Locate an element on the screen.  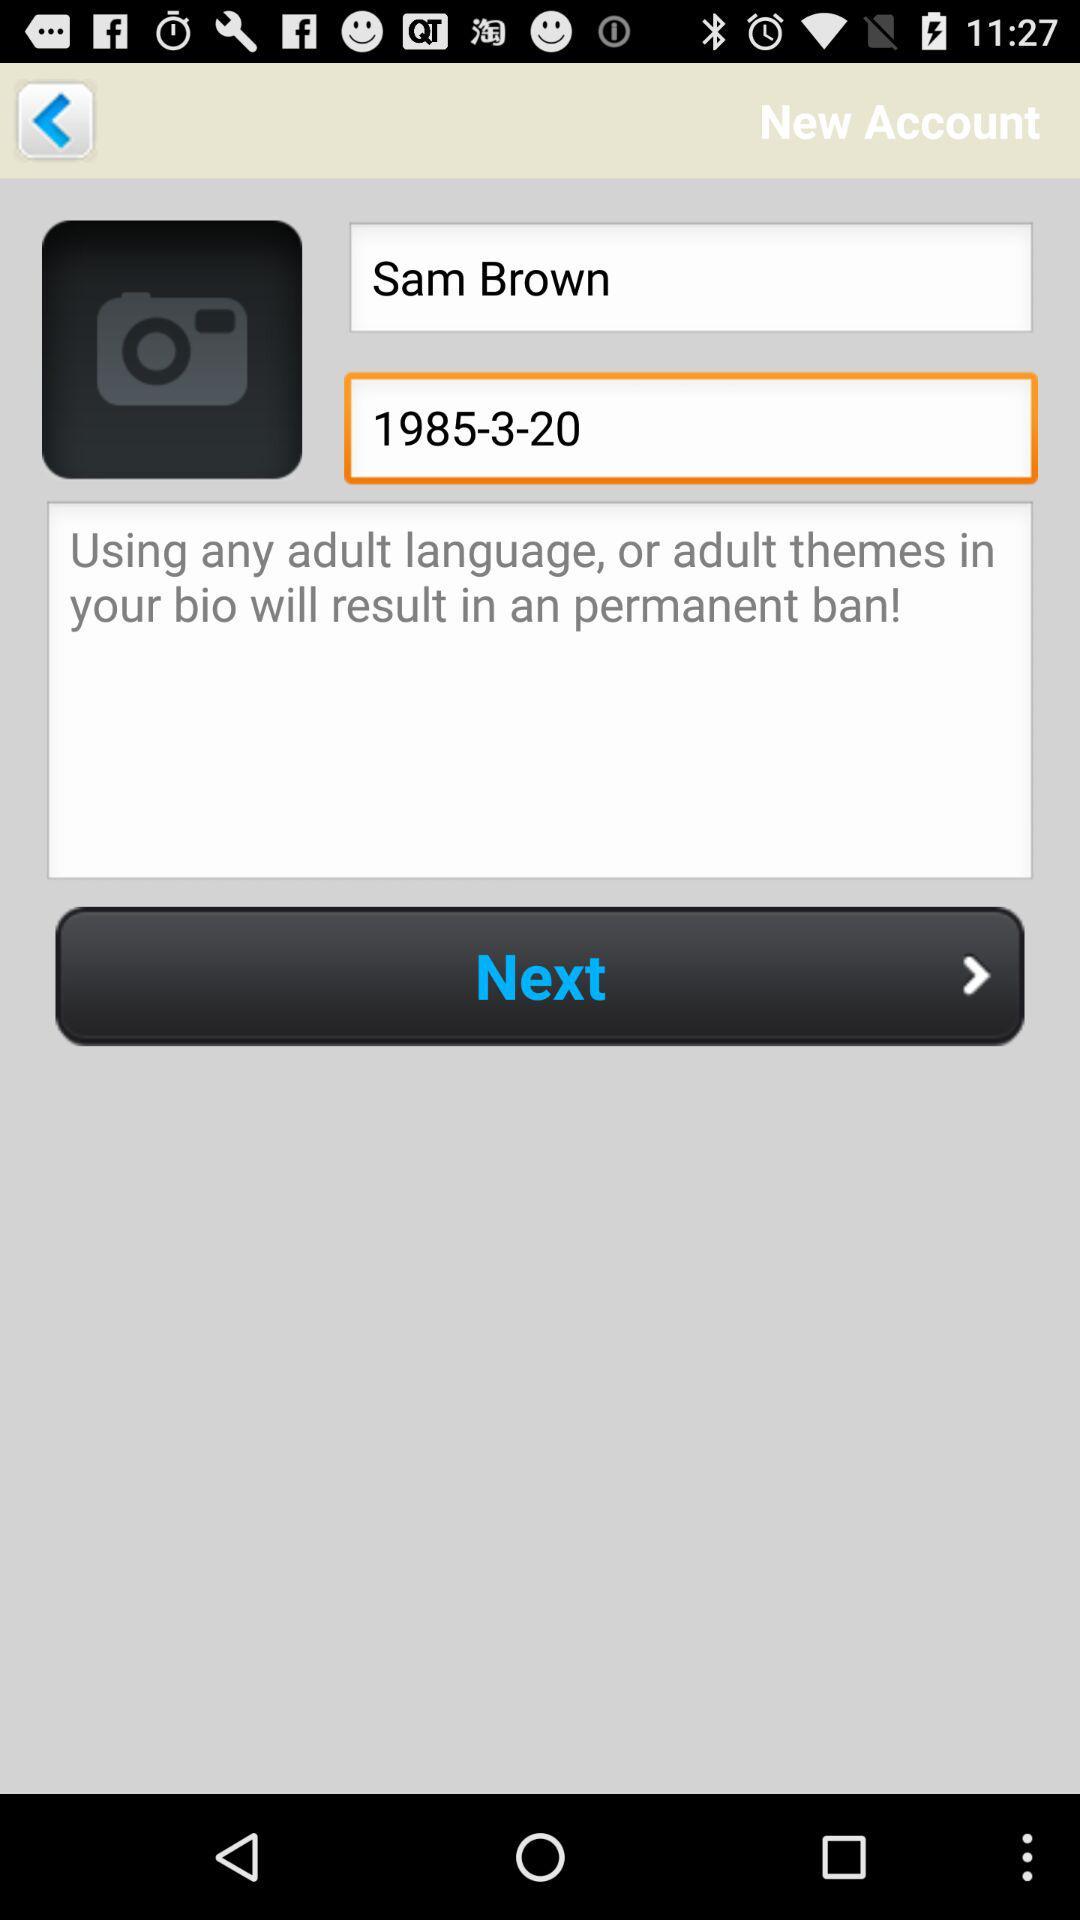
biography information is located at coordinates (540, 696).